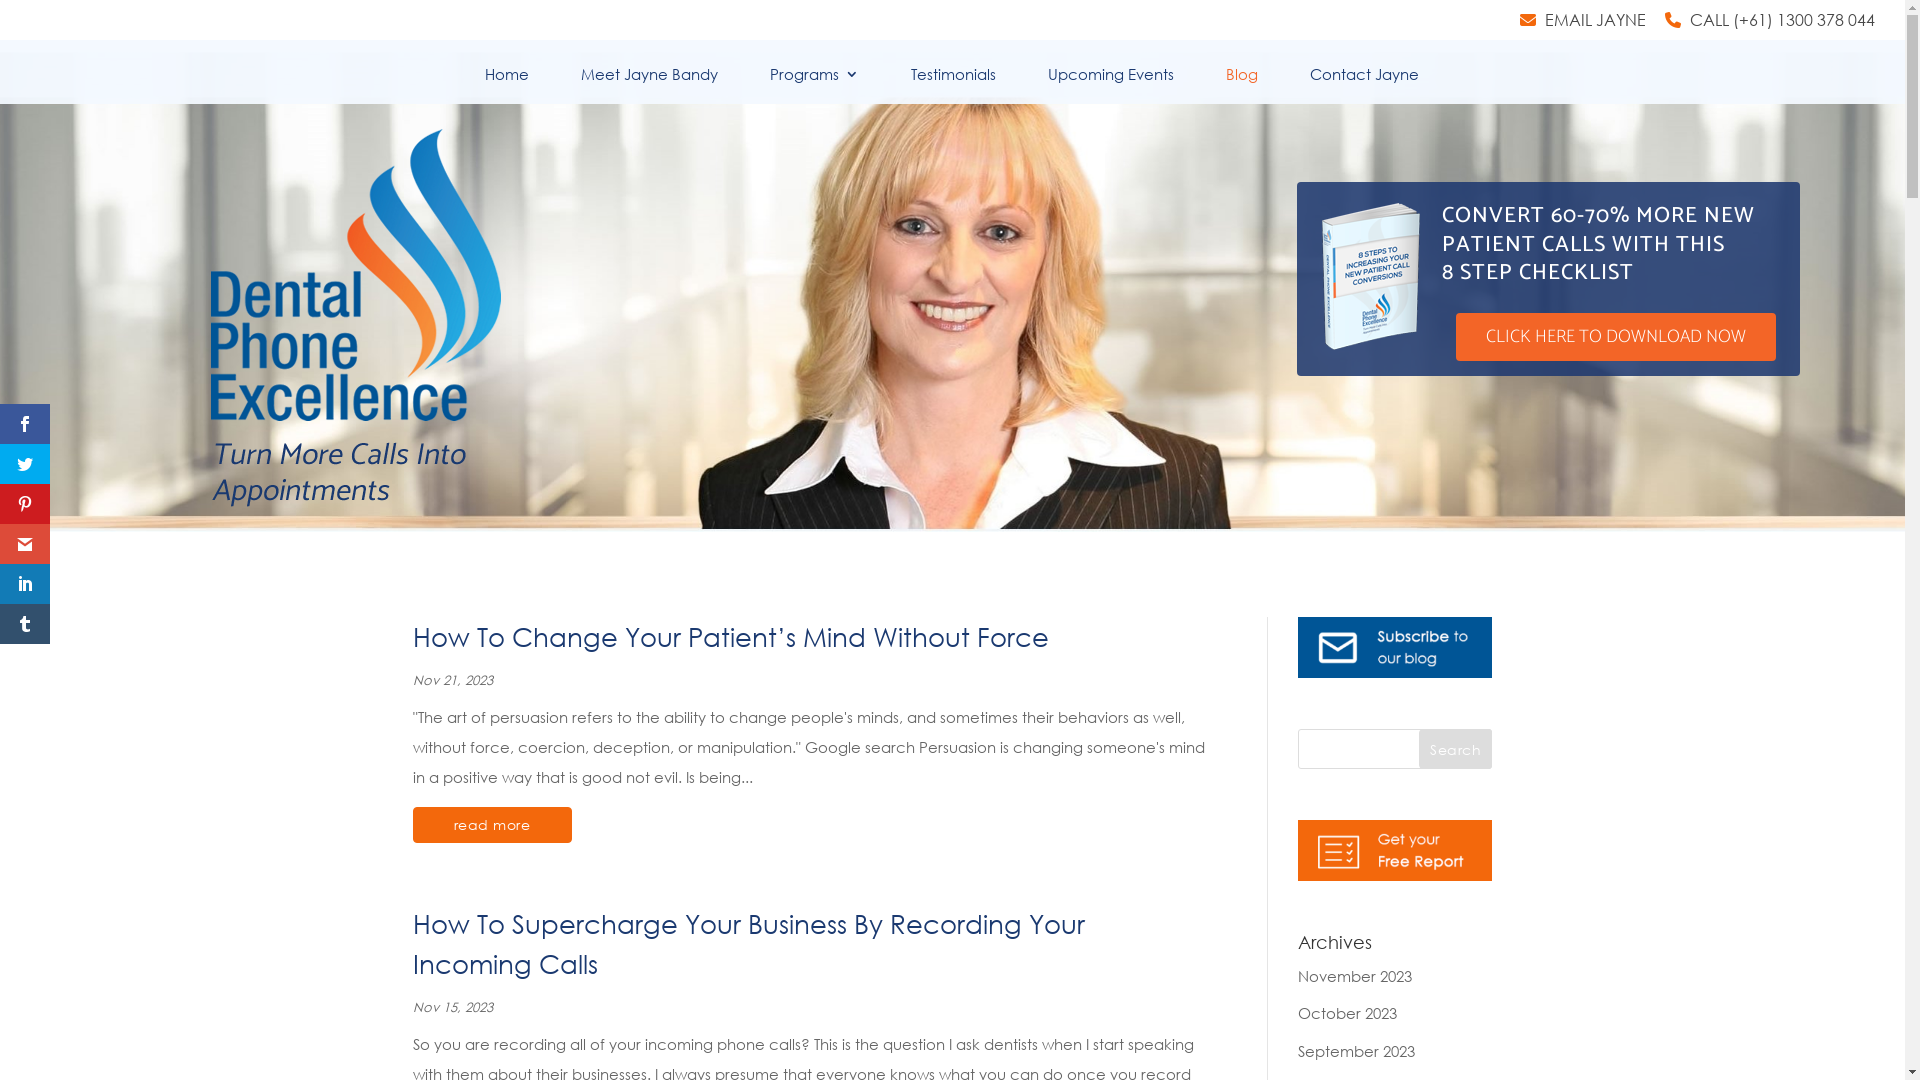  Describe the element at coordinates (1347, 1013) in the screenshot. I see `'October 2023'` at that location.